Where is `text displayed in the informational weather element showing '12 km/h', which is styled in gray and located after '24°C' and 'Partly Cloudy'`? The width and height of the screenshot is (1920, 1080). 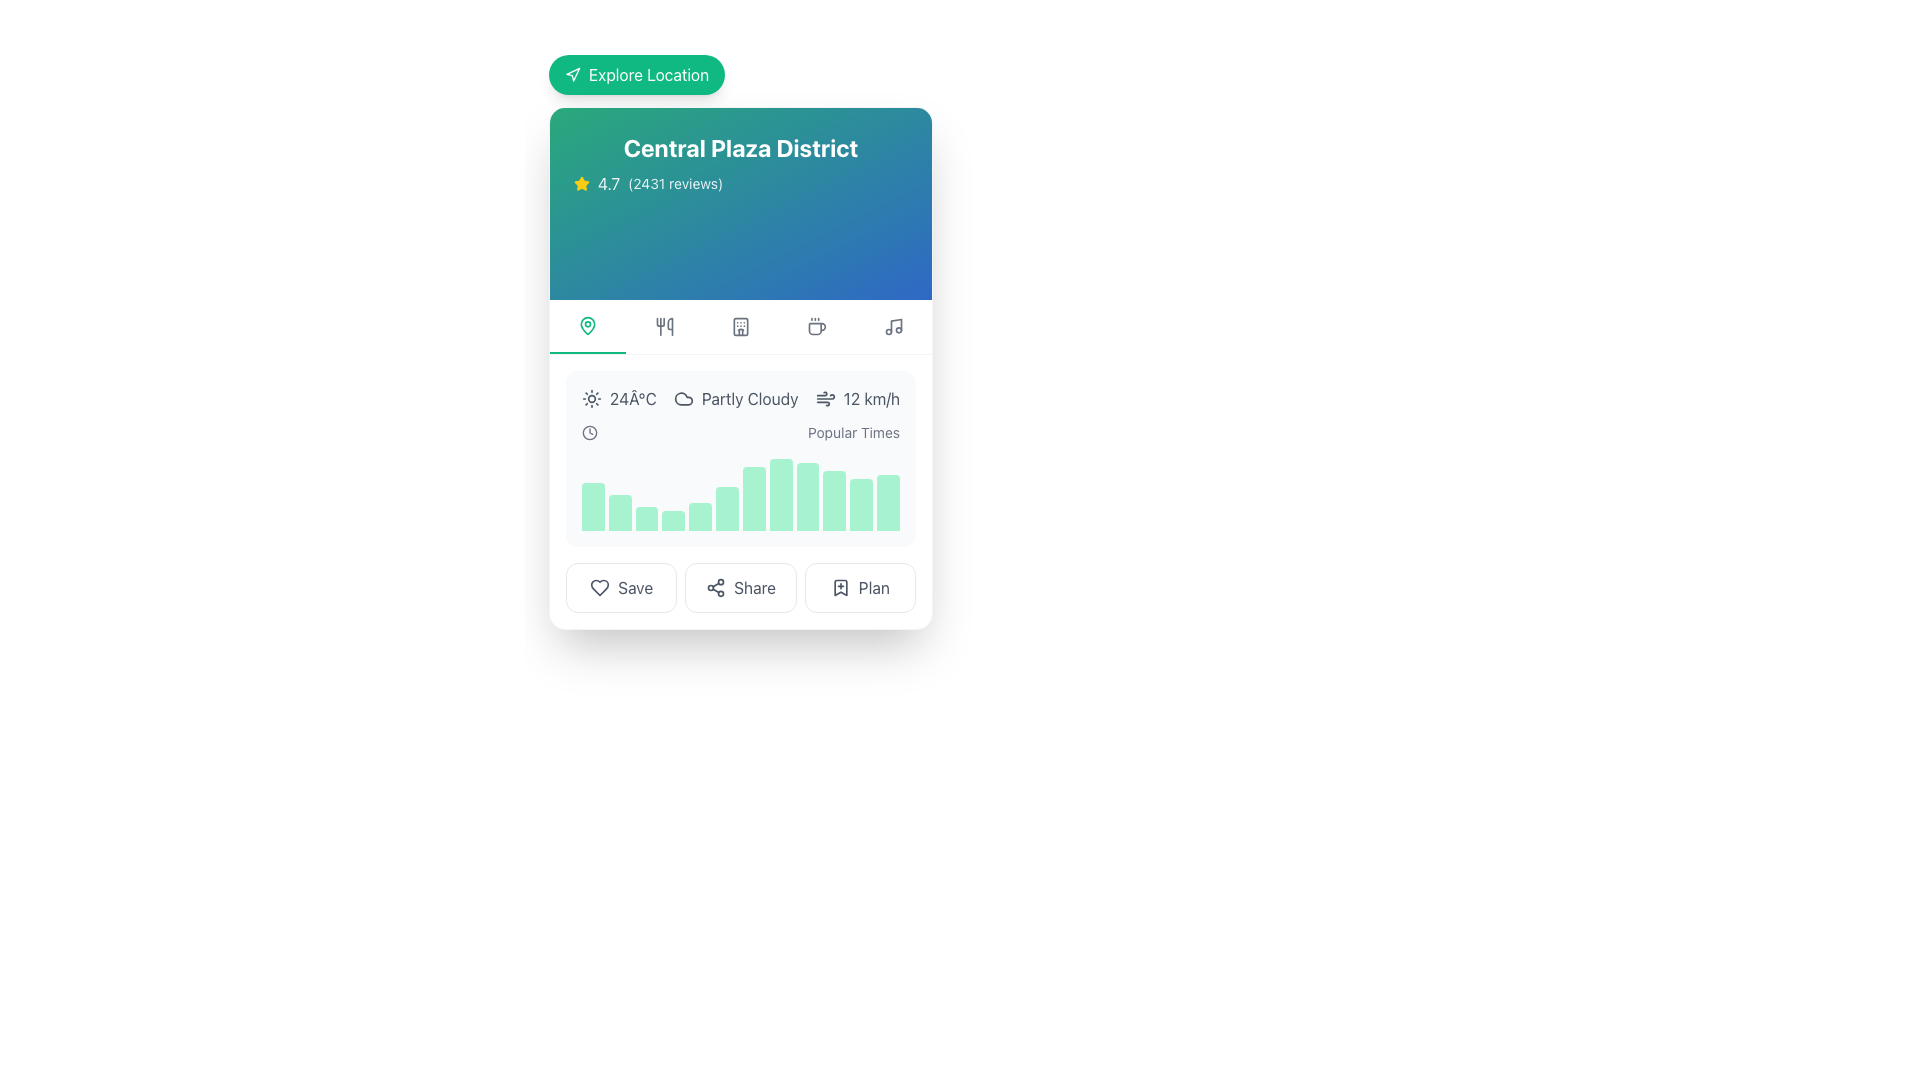
text displayed in the informational weather element showing '12 km/h', which is styled in gray and located after '24°C' and 'Partly Cloudy' is located at coordinates (857, 398).